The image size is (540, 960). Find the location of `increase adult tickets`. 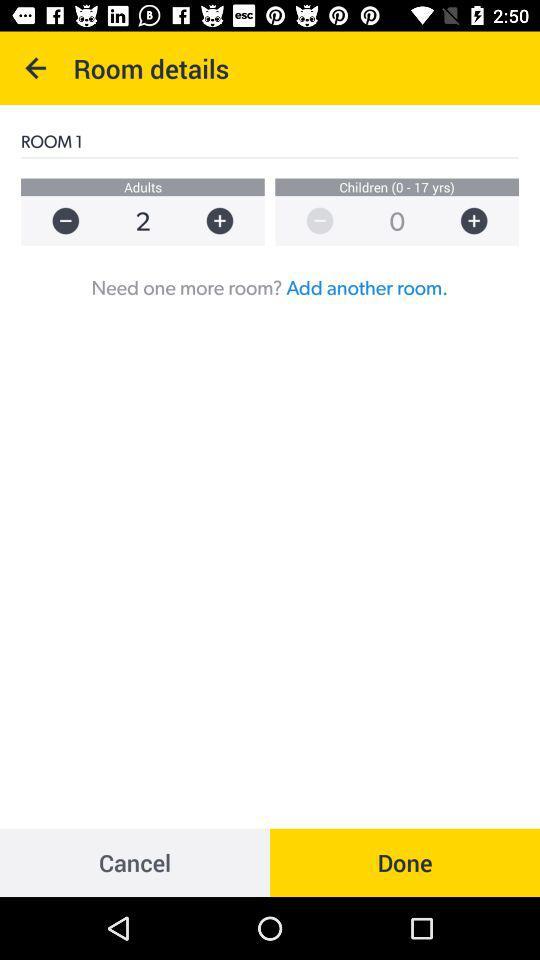

increase adult tickets is located at coordinates (228, 221).